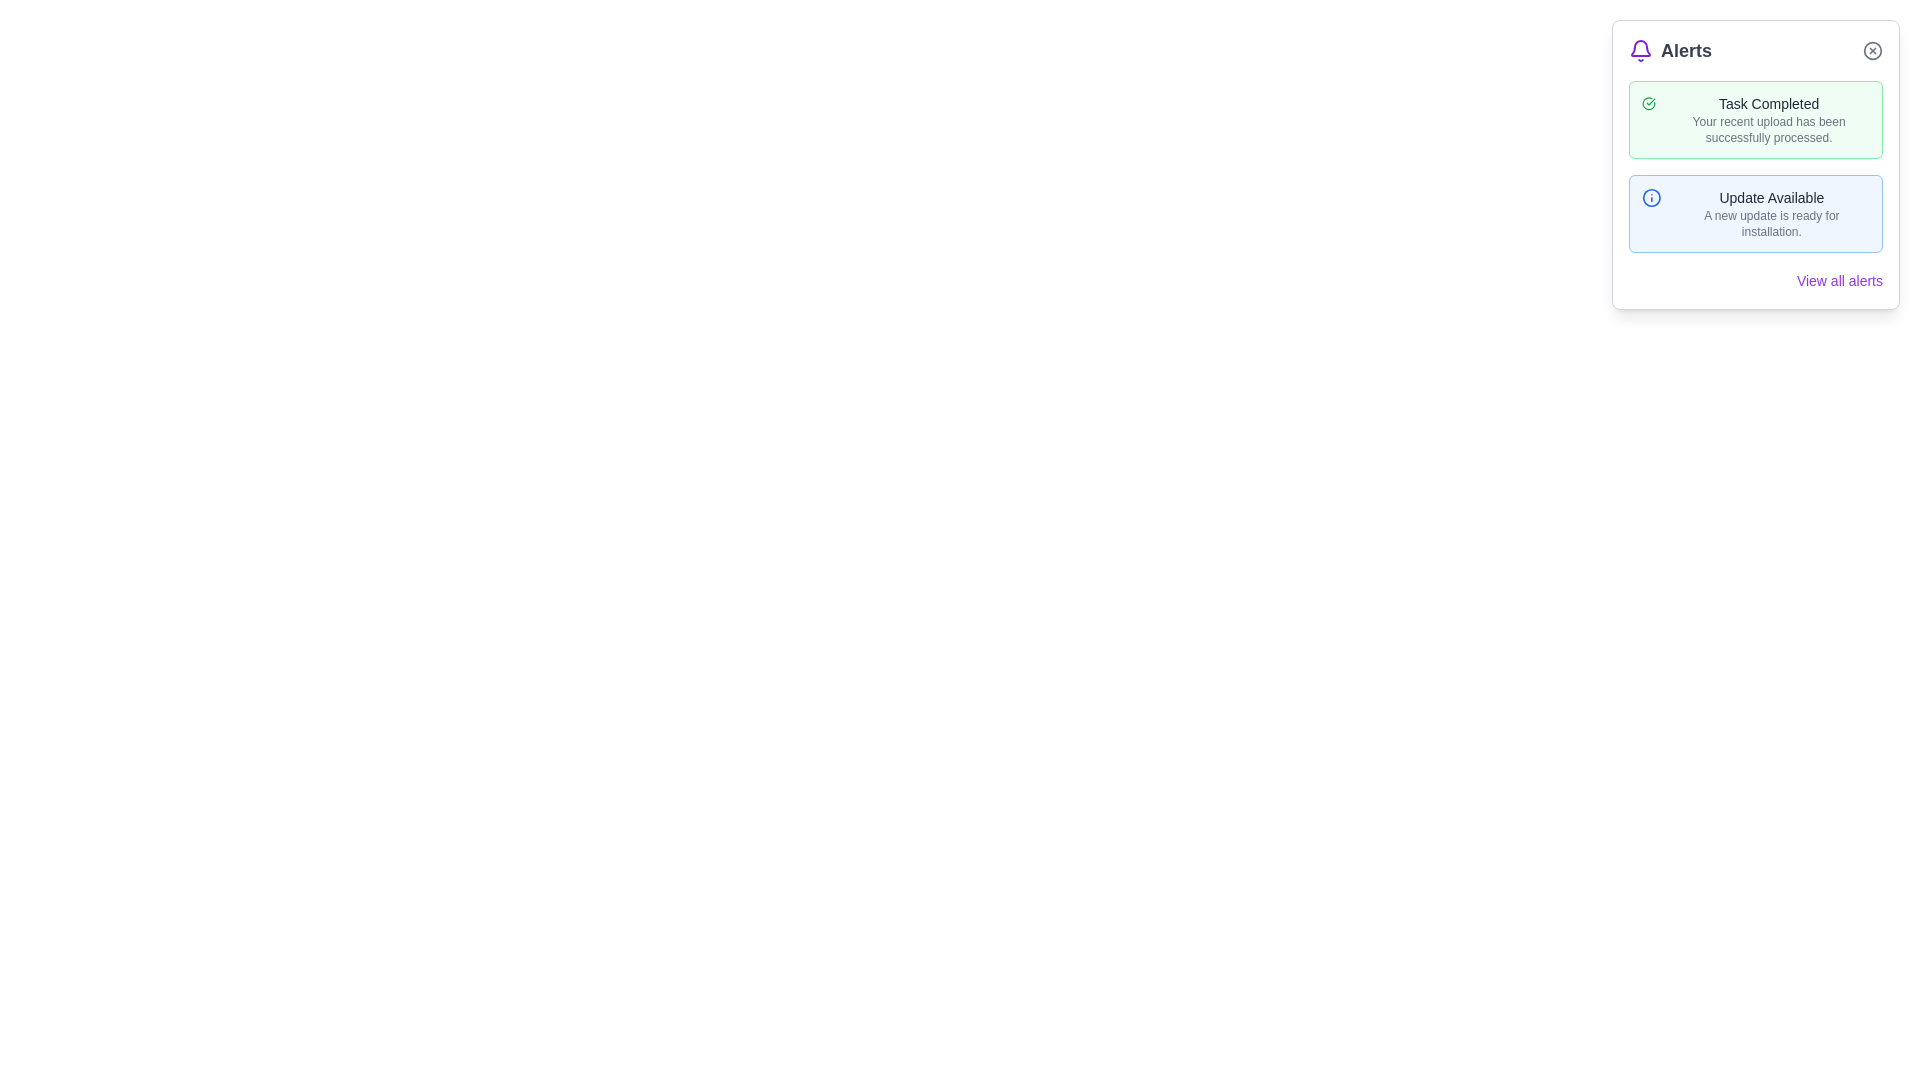 The height and width of the screenshot is (1080, 1920). What do you see at coordinates (1771, 213) in the screenshot?
I see `text displayed in the lower part of the 'Alerts' section, which notifies the user of an available update and is centered within its bordered box` at bounding box center [1771, 213].